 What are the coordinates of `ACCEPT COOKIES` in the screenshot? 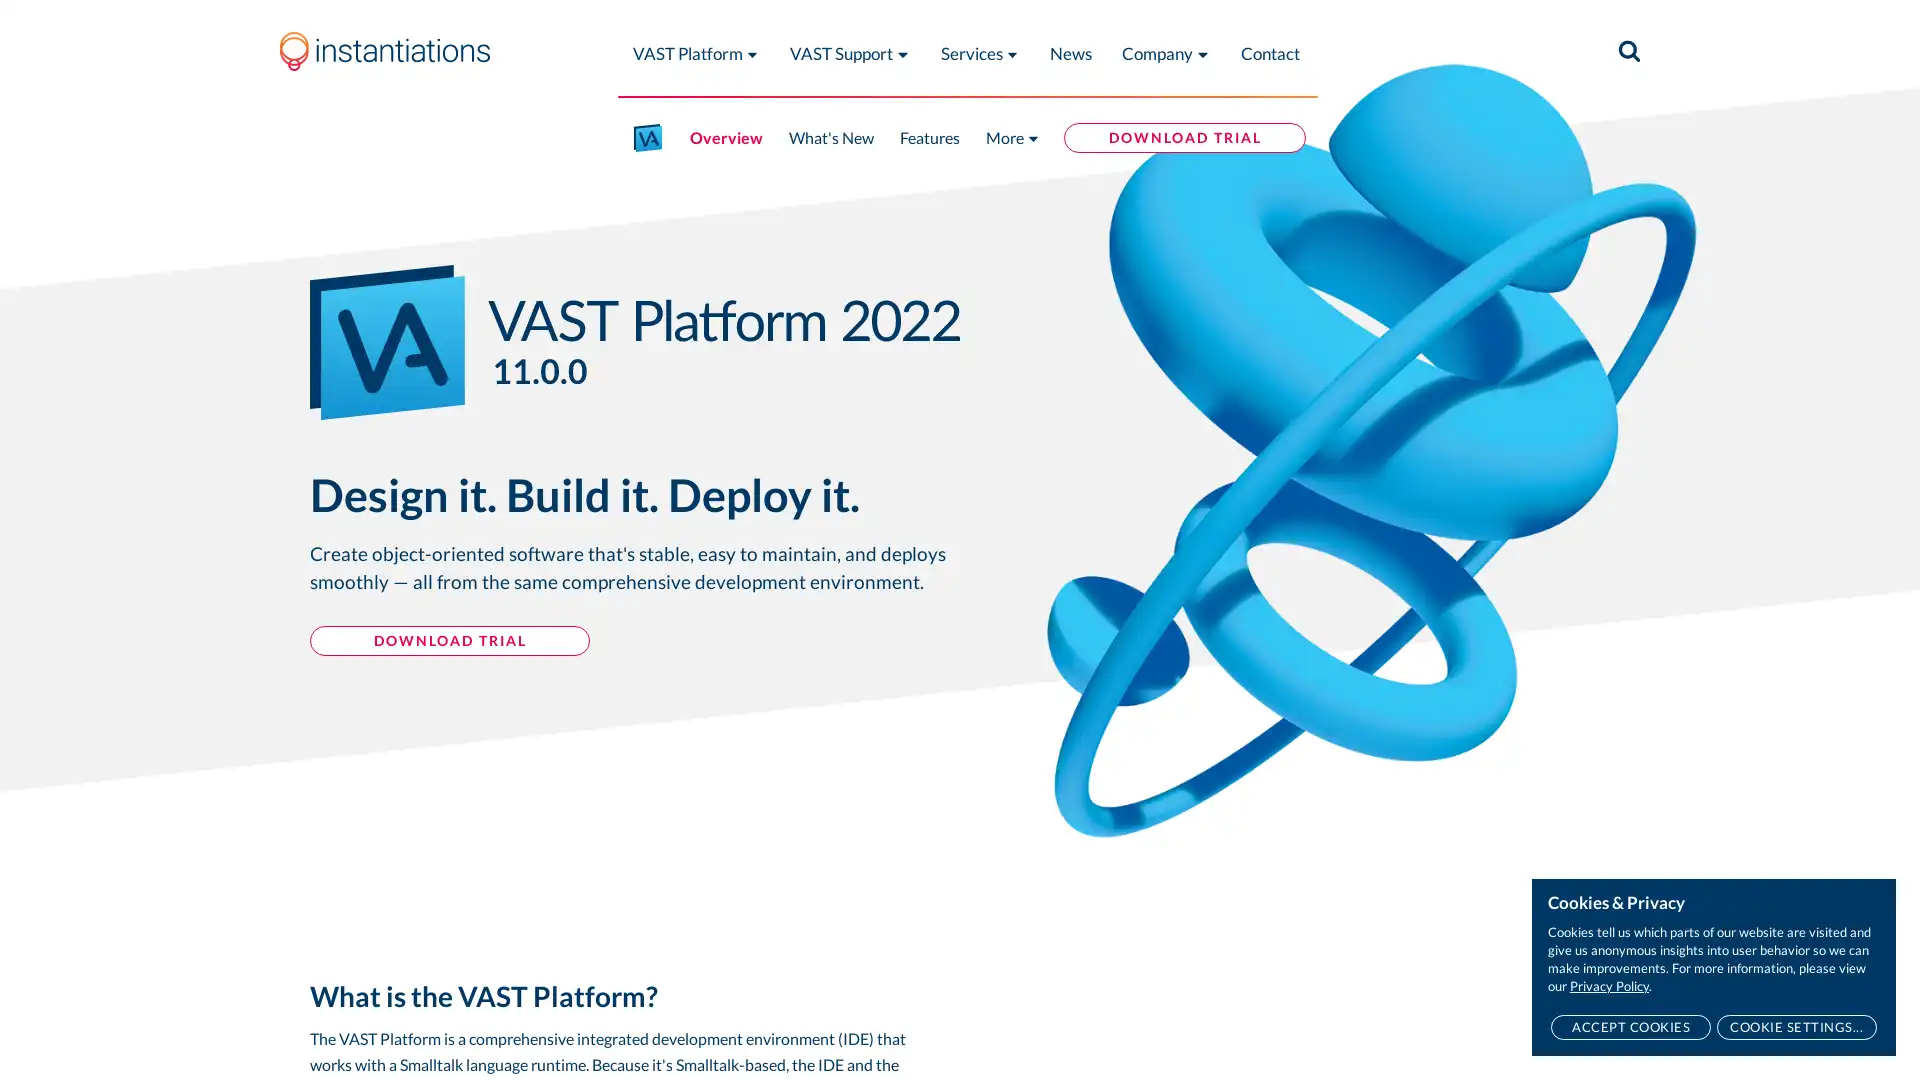 It's located at (1630, 1027).